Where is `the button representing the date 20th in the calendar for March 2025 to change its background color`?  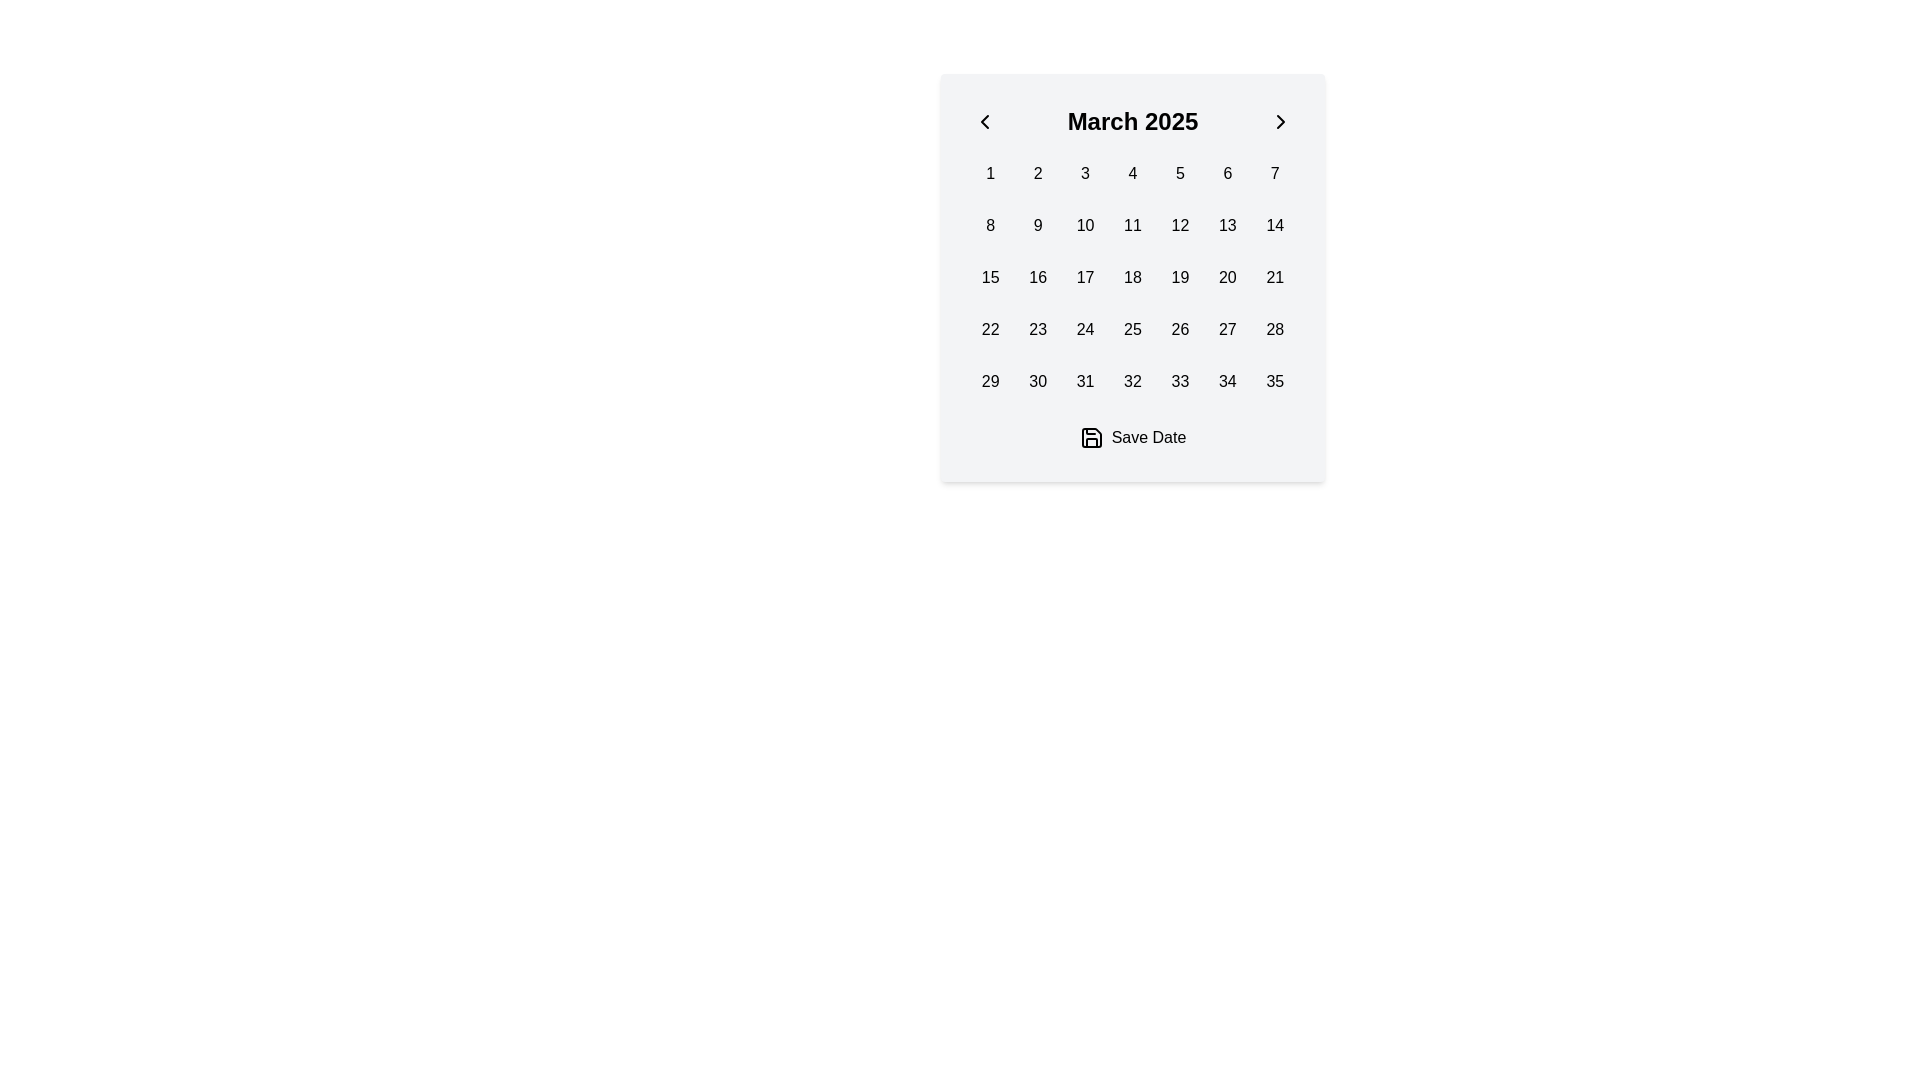
the button representing the date 20th in the calendar for March 2025 to change its background color is located at coordinates (1226, 277).